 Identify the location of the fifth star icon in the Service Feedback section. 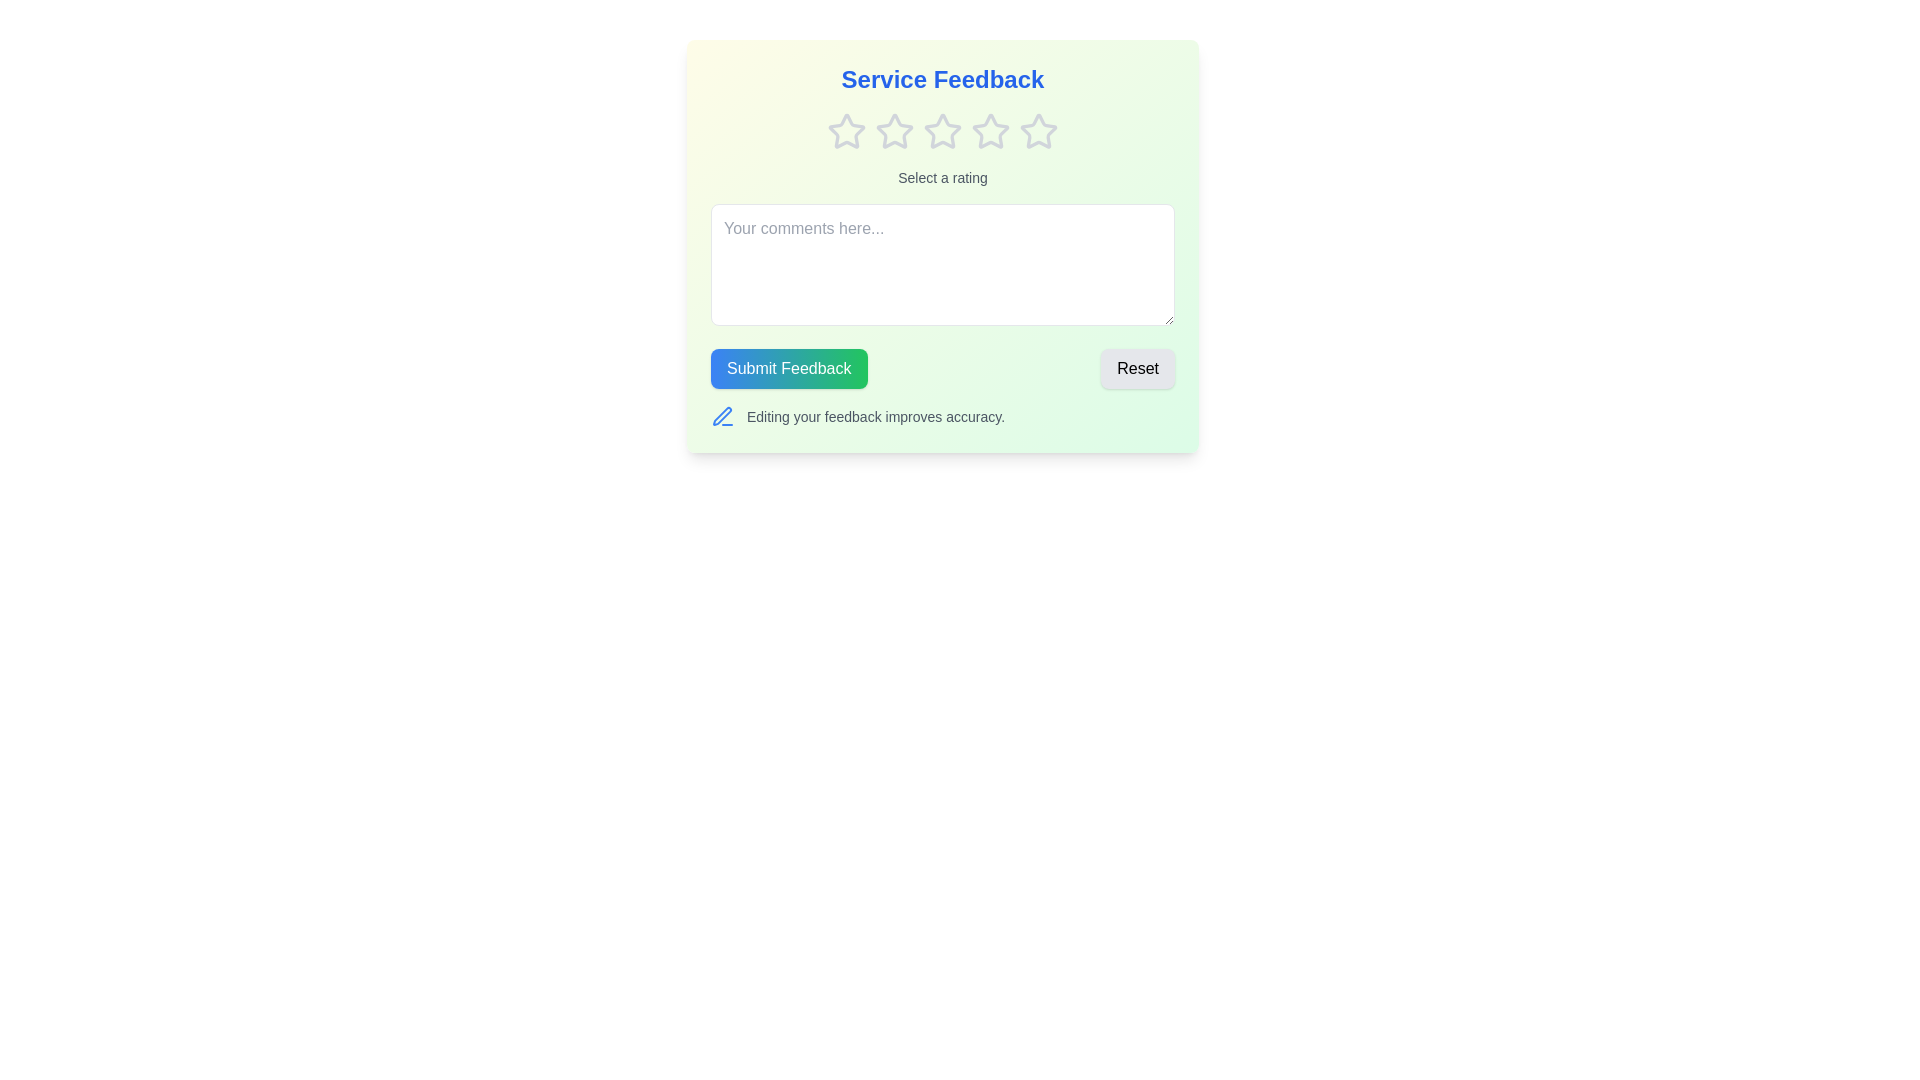
(1037, 131).